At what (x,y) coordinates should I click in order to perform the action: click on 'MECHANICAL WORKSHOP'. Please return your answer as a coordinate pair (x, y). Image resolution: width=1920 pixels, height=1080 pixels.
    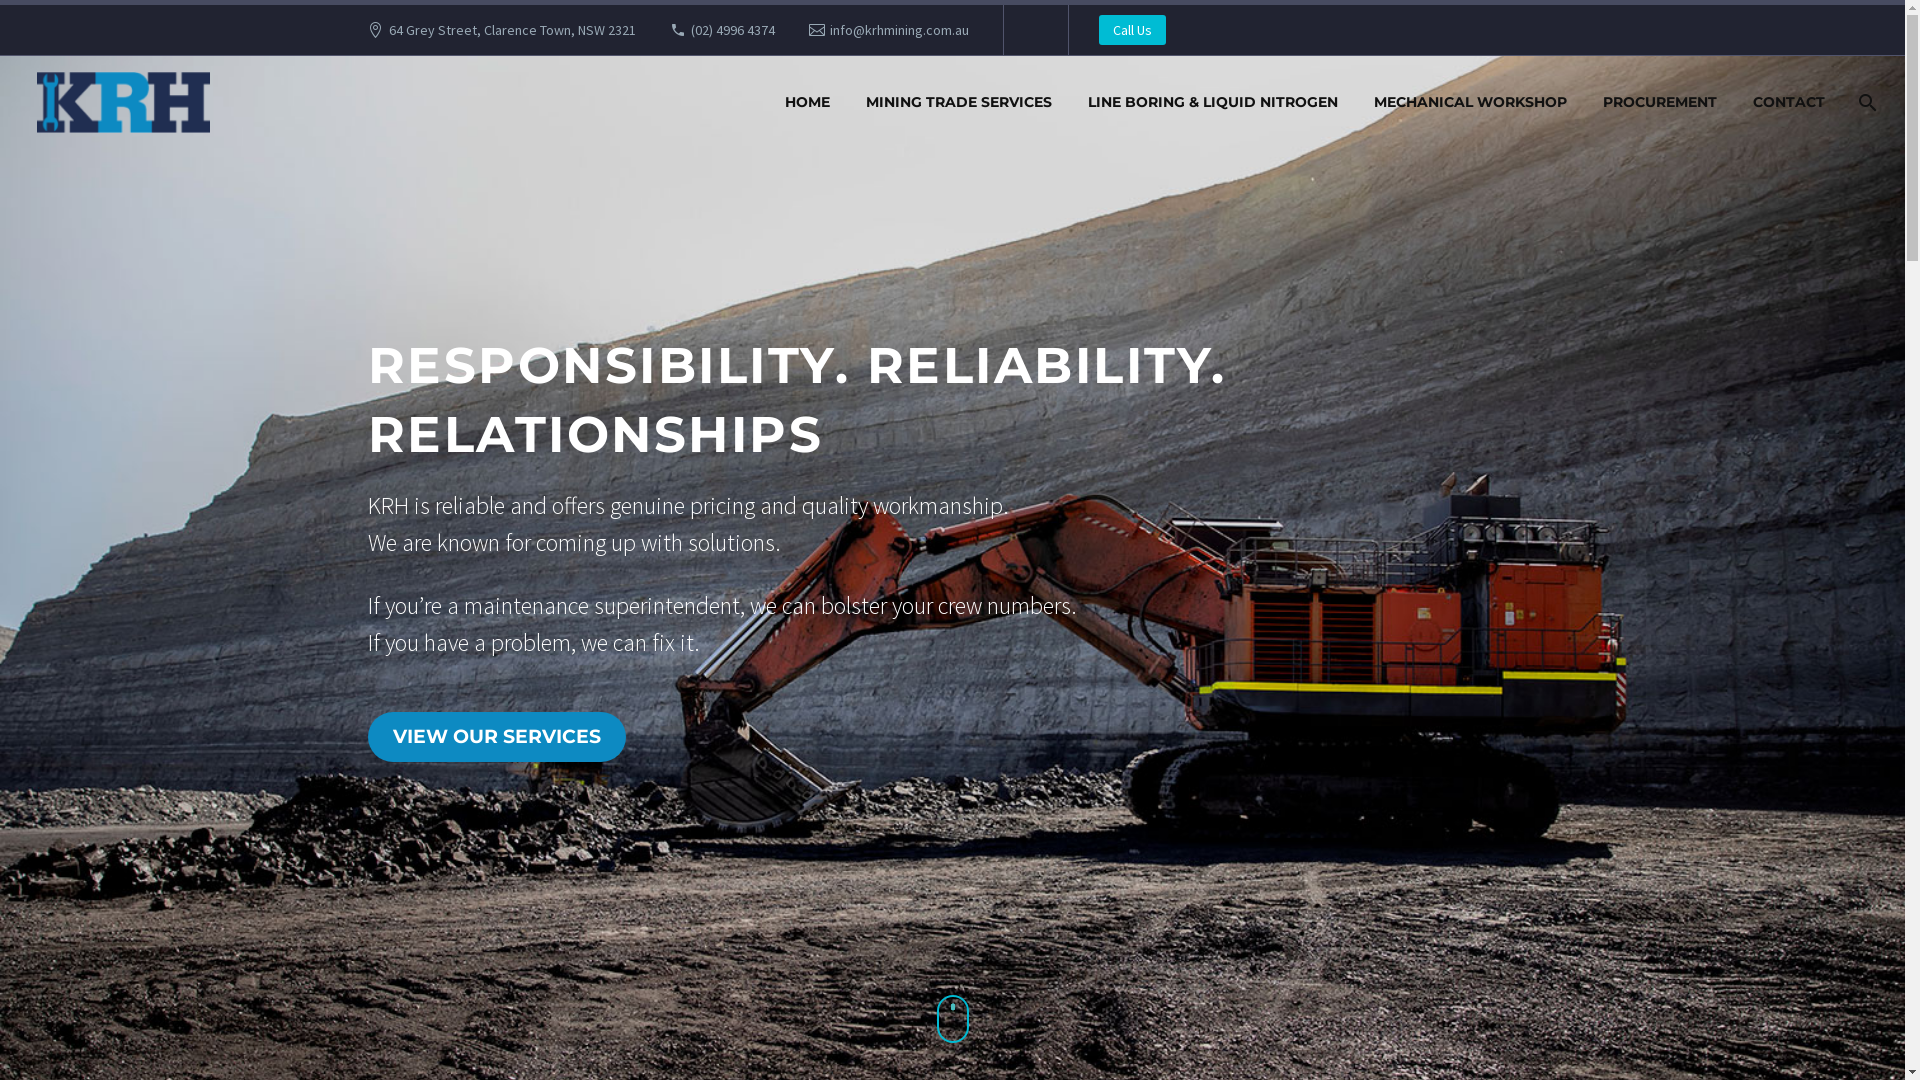
    Looking at the image, I should click on (1470, 102).